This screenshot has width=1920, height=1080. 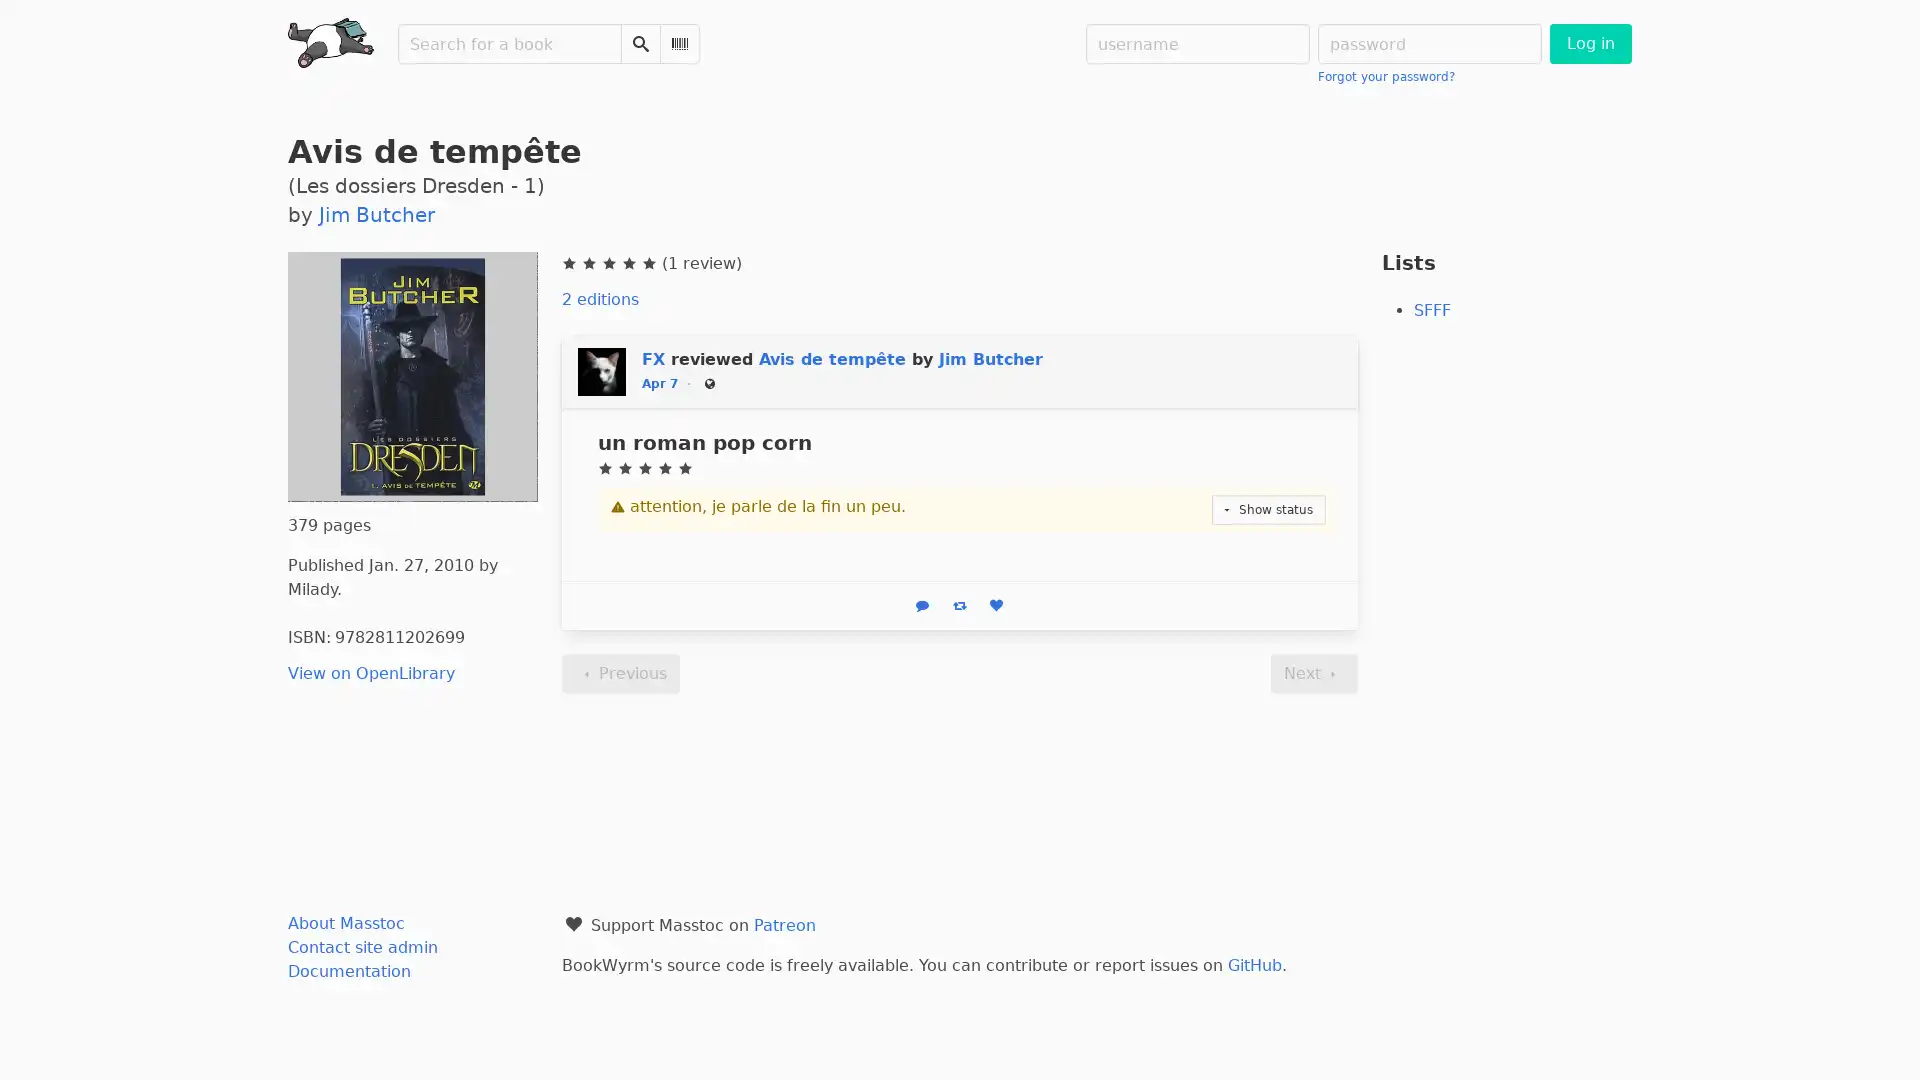 I want to click on Search, so click(x=641, y=43).